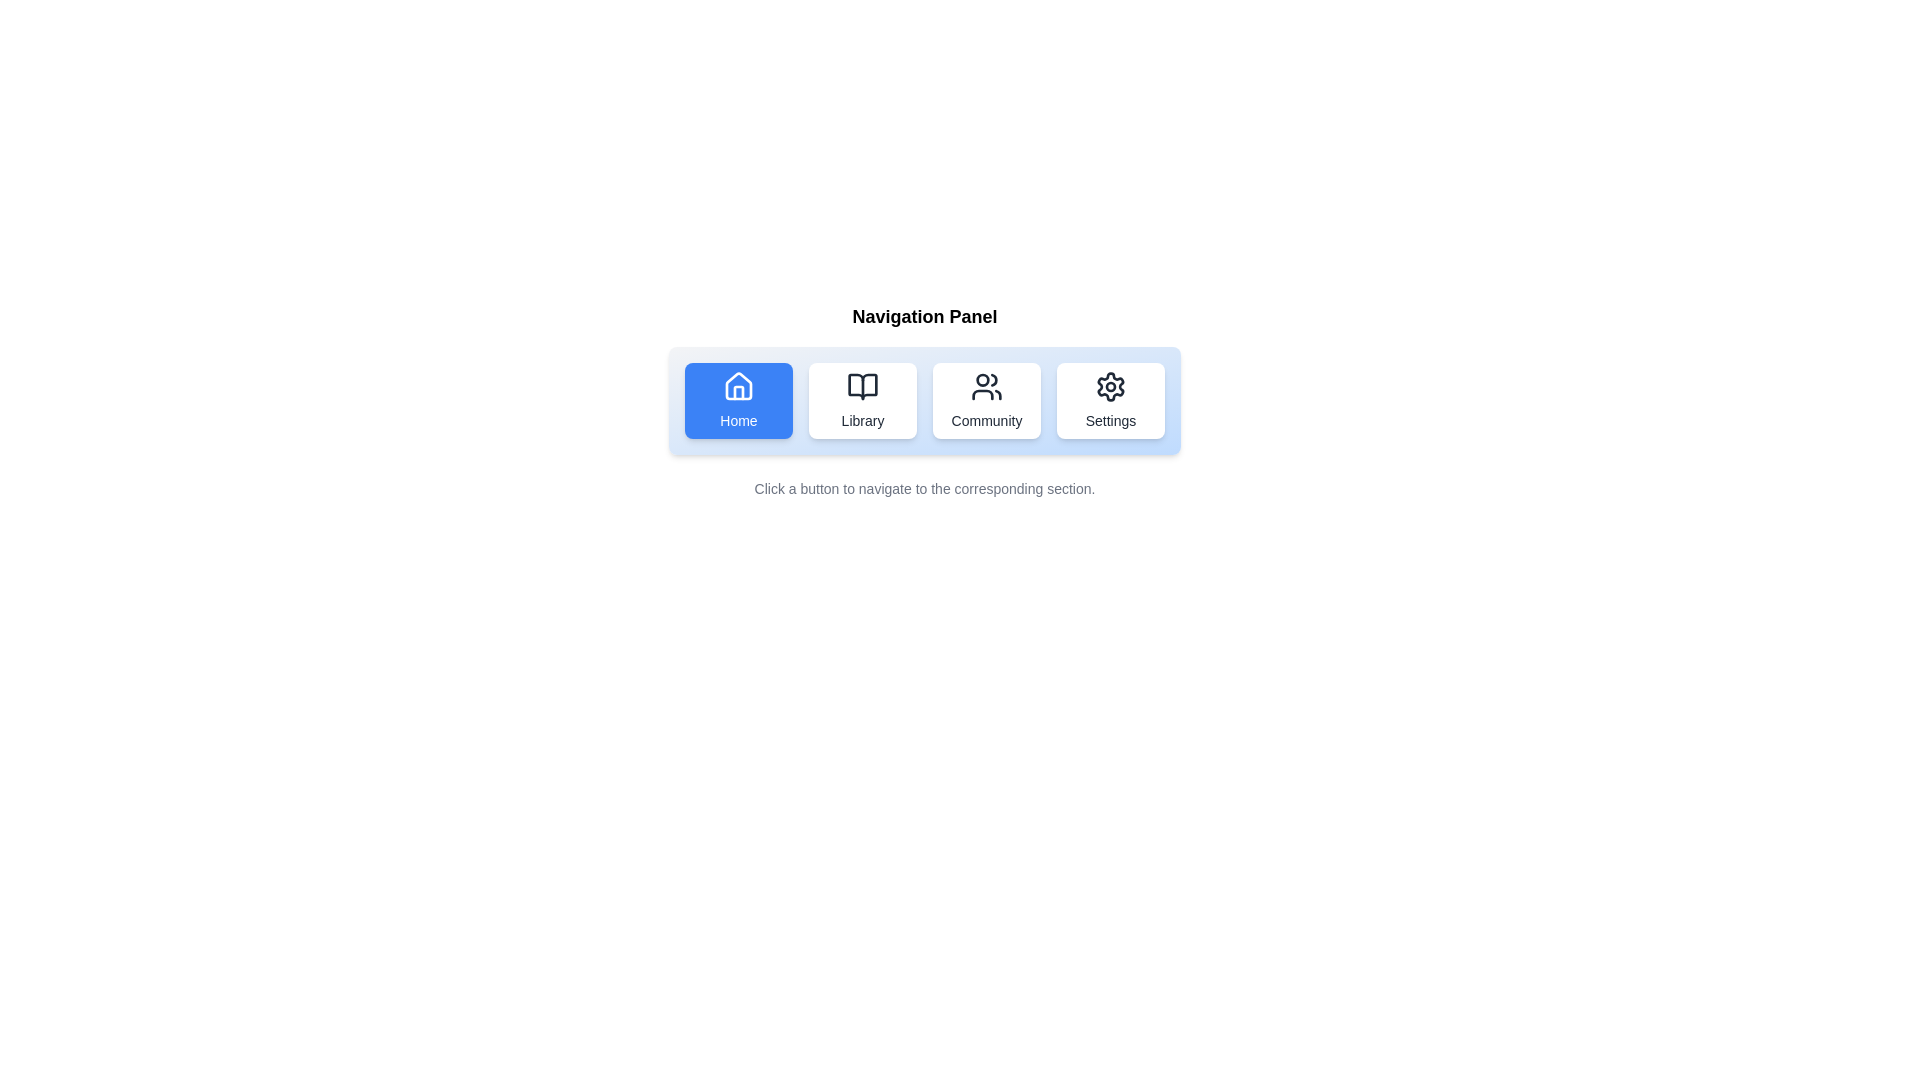 This screenshot has width=1920, height=1080. Describe the element at coordinates (738, 385) in the screenshot. I see `the graphical icon representing the 'Home' section, which is the leftmost icon in a row of four in the navigation panel` at that location.